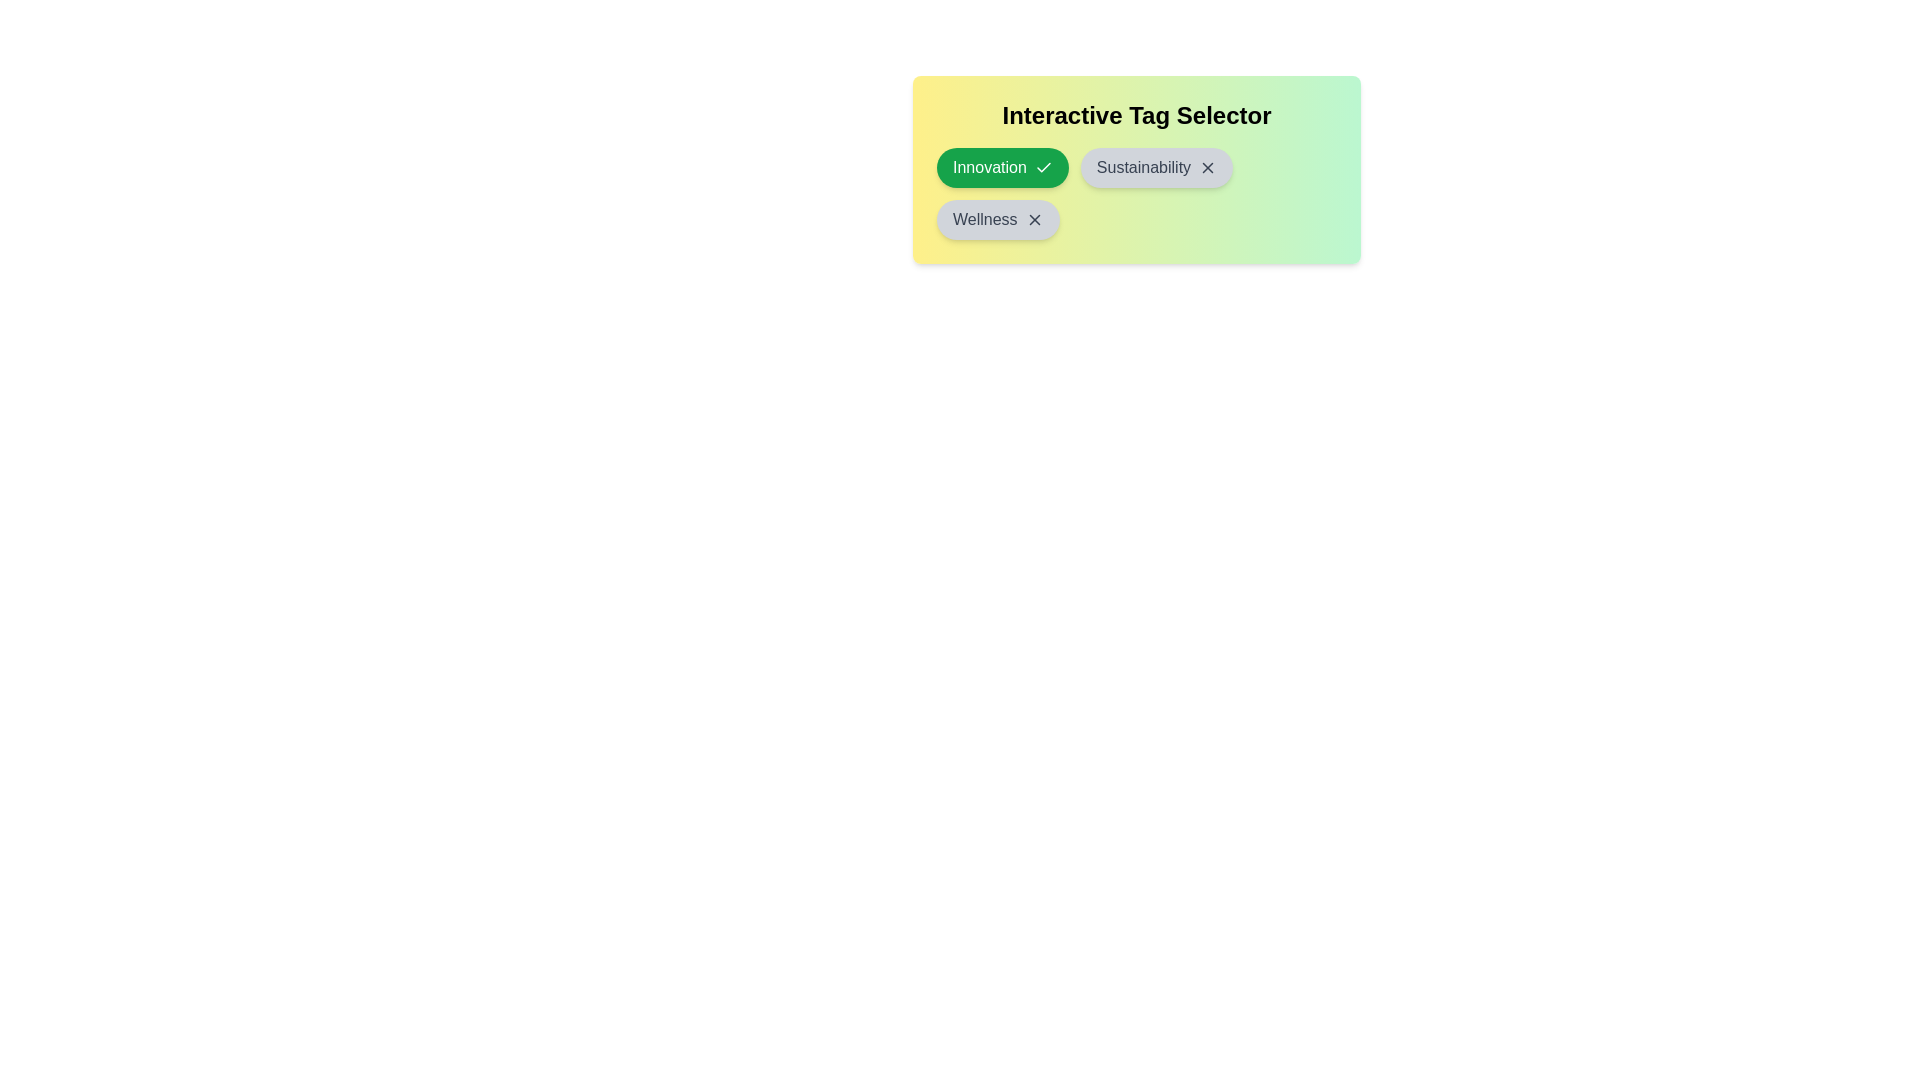 The image size is (1920, 1080). Describe the element at coordinates (998, 219) in the screenshot. I see `the tag Wellness` at that location.